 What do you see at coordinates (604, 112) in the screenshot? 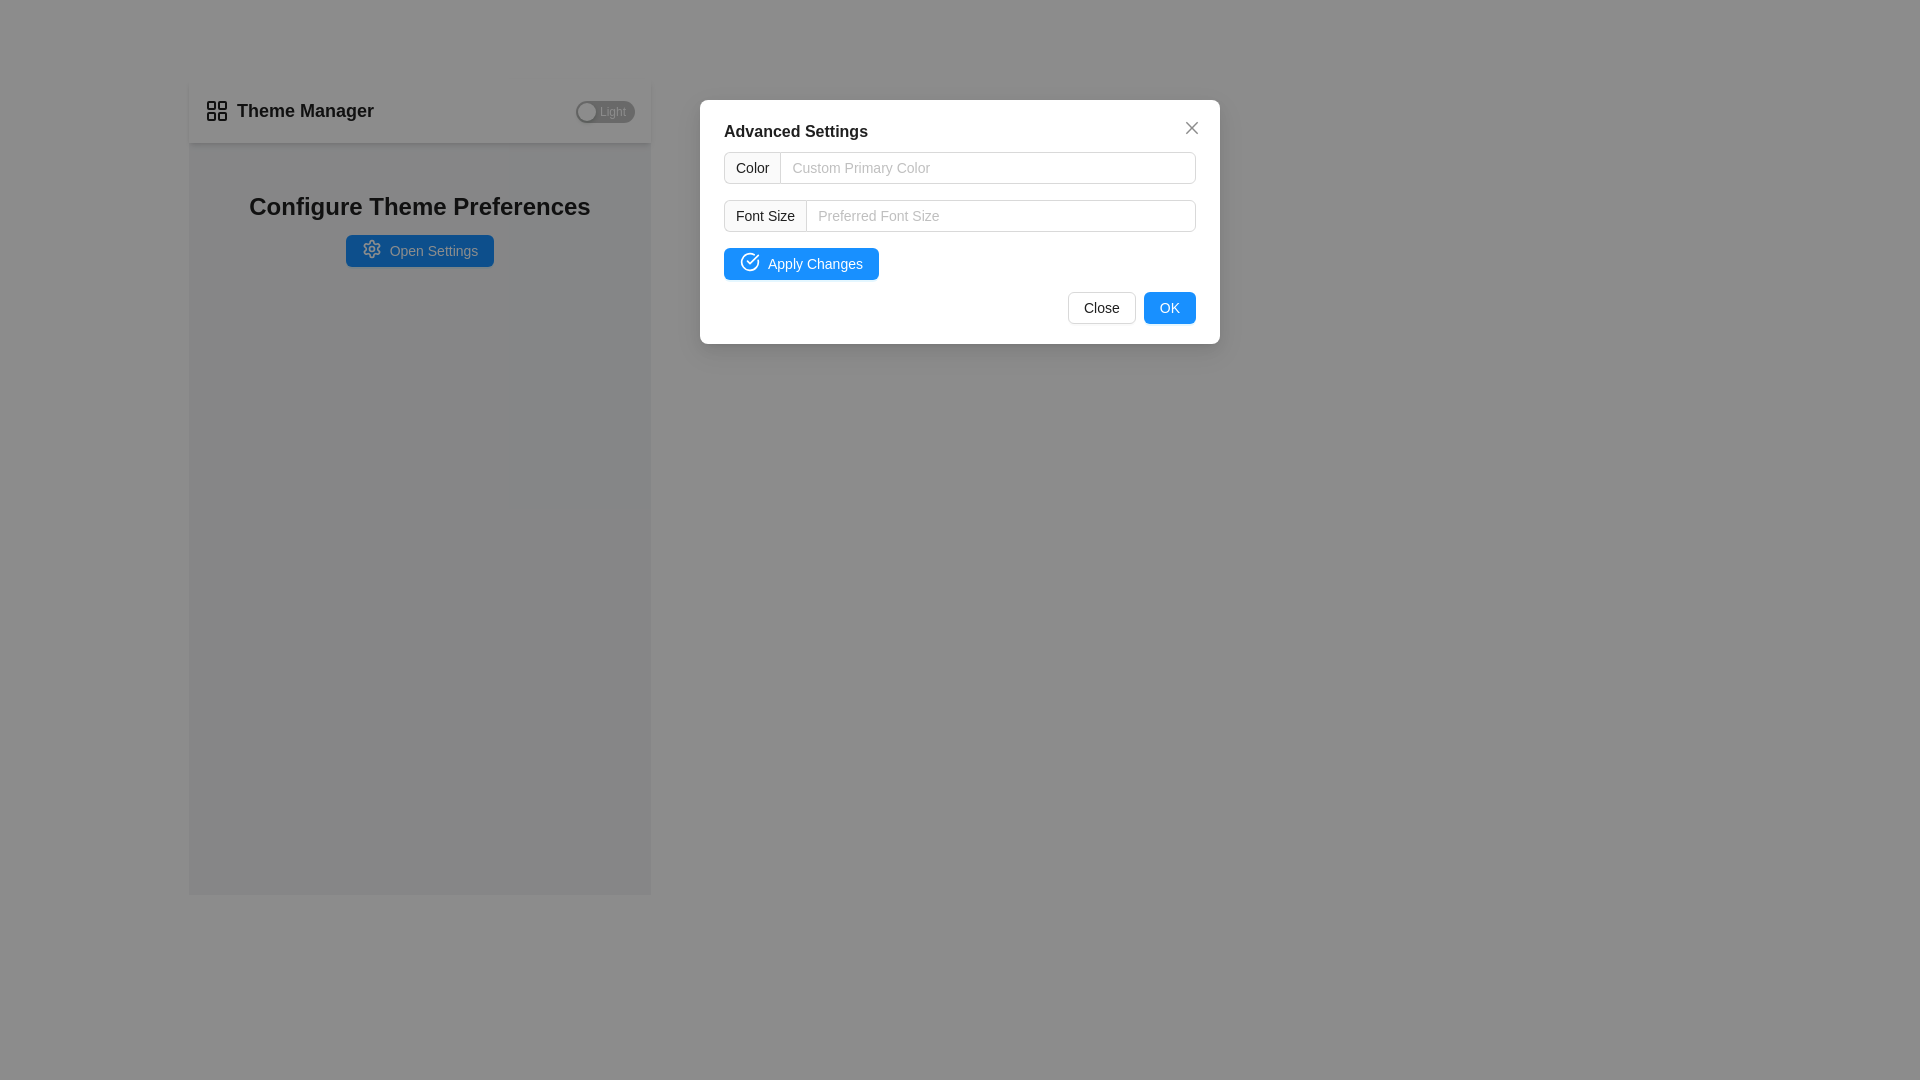
I see `the toggle switch located in the top-right corner of the interface within the 'Theme Manager' header section` at bounding box center [604, 112].